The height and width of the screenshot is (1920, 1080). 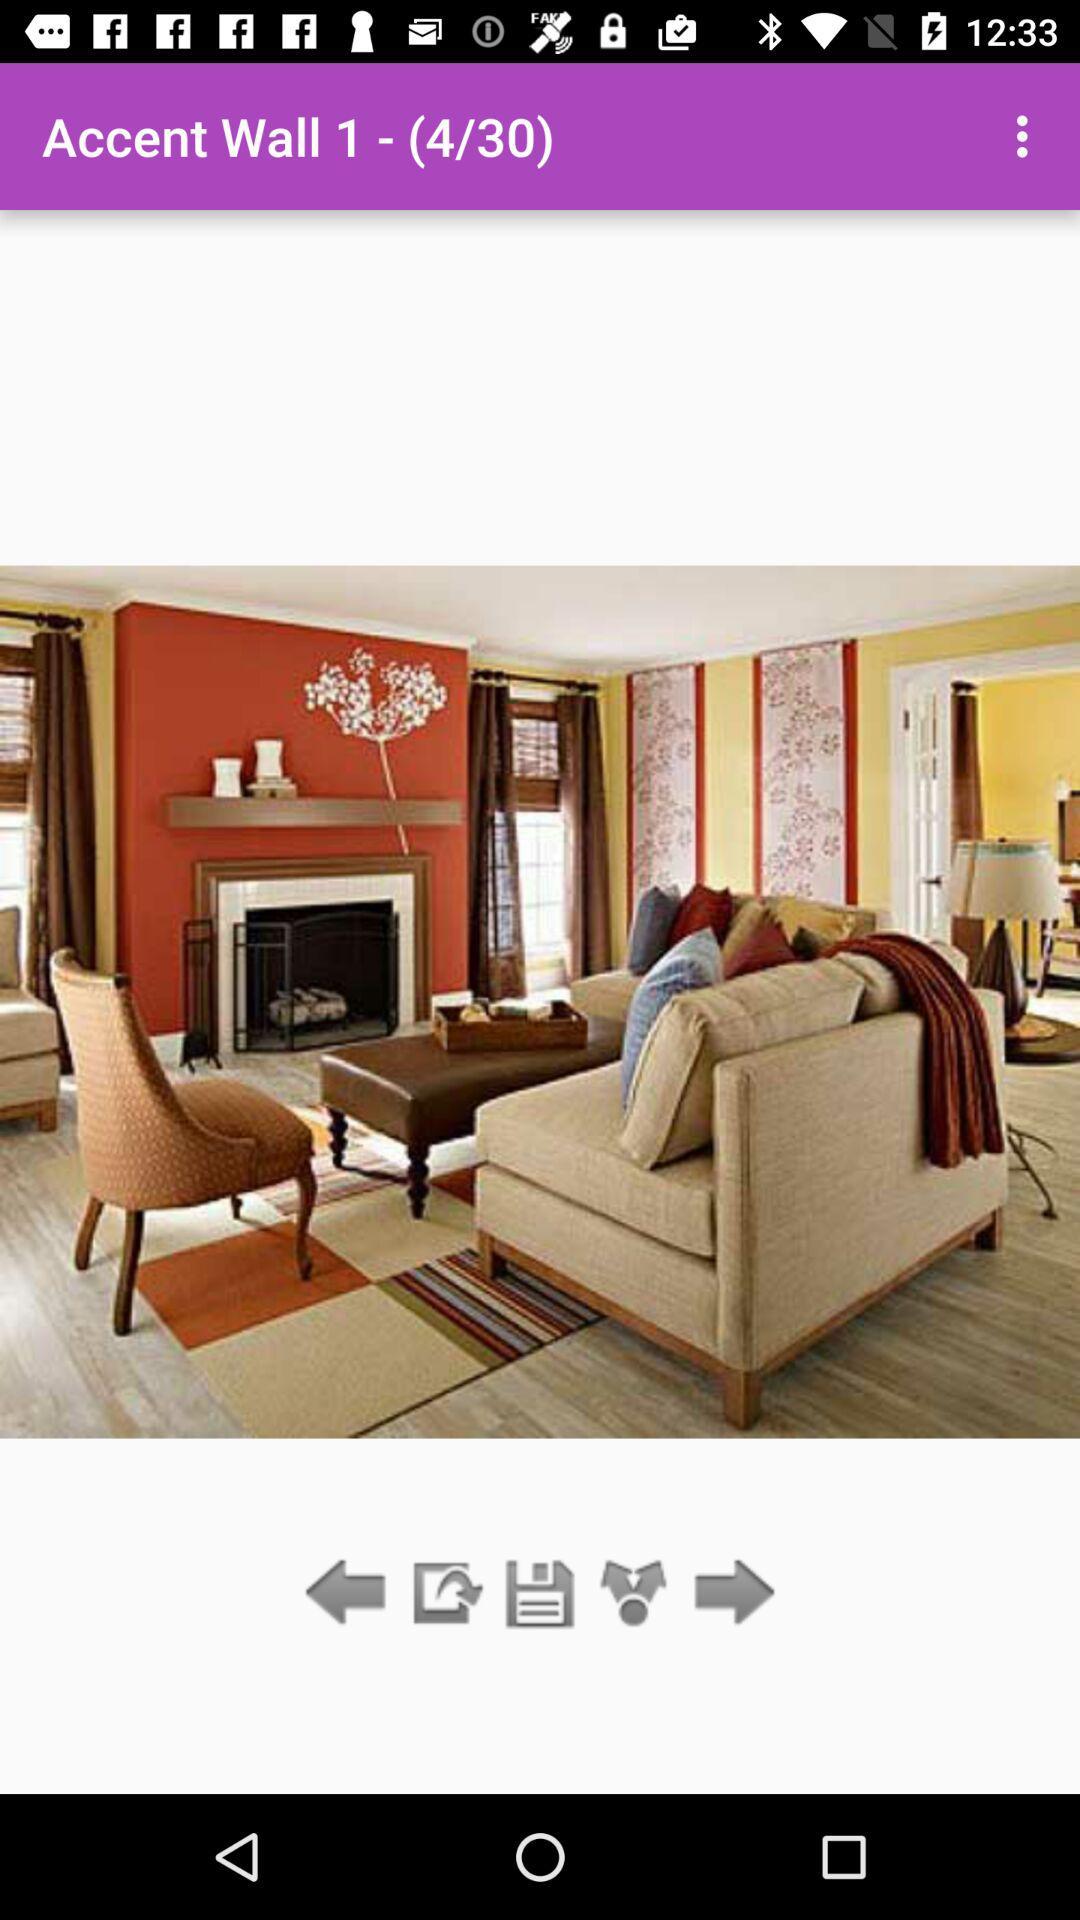 What do you see at coordinates (350, 1593) in the screenshot?
I see `return to previous selection` at bounding box center [350, 1593].